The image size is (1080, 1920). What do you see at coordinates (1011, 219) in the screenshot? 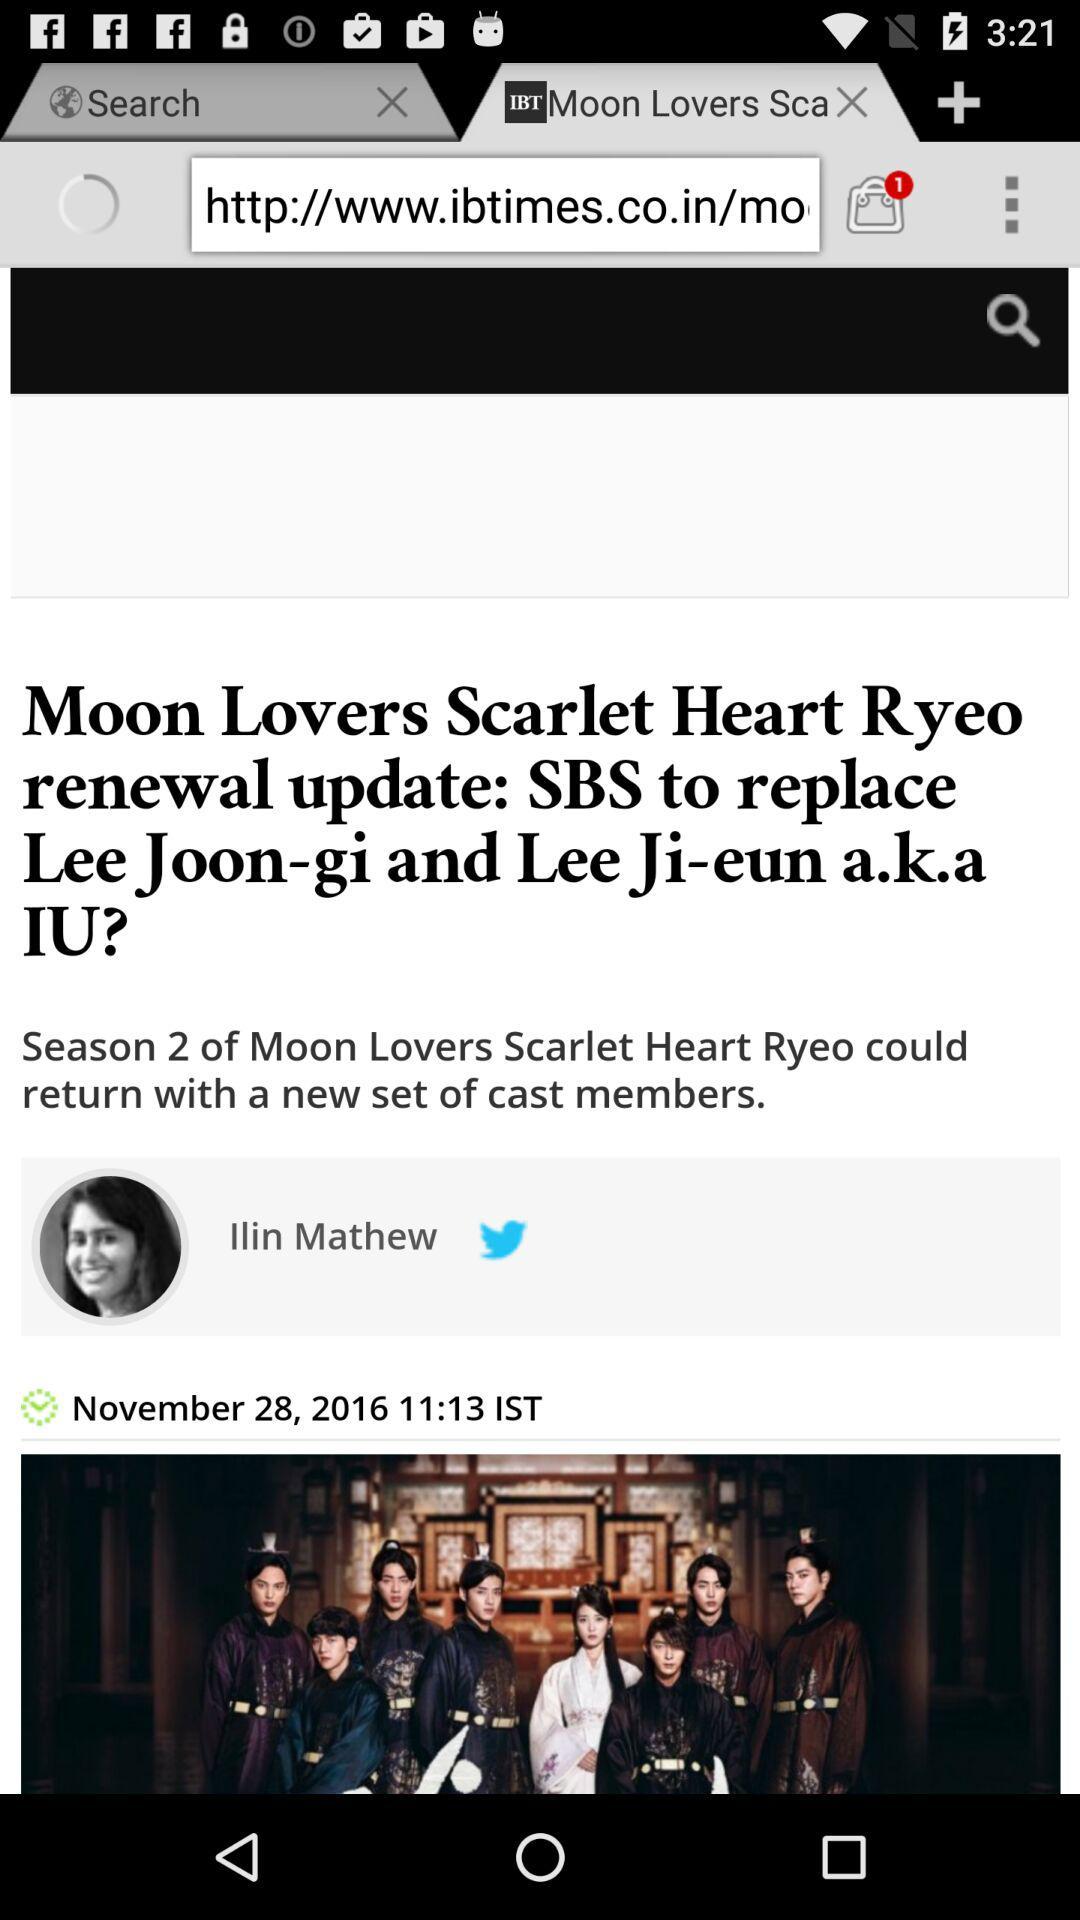
I see `the more icon` at bounding box center [1011, 219].